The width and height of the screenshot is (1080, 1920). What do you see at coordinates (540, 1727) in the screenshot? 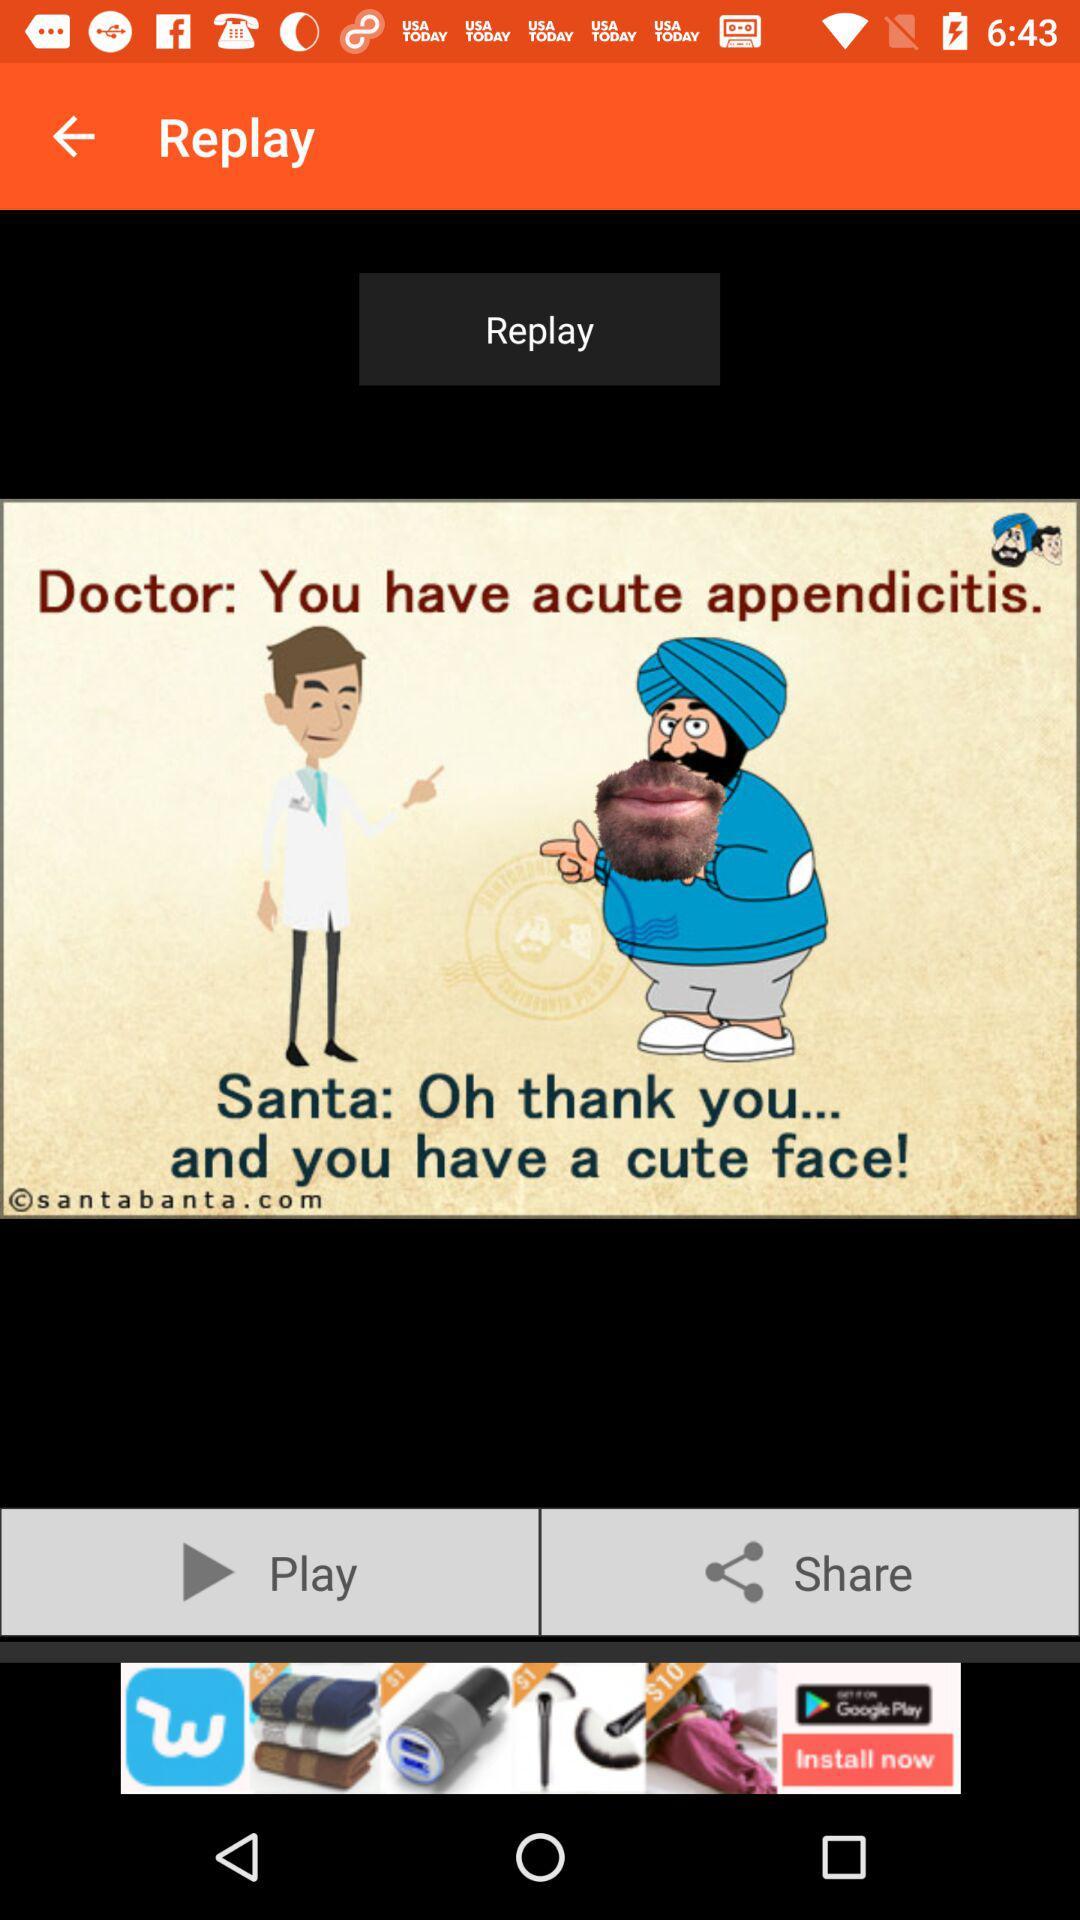
I see `get more information` at bounding box center [540, 1727].